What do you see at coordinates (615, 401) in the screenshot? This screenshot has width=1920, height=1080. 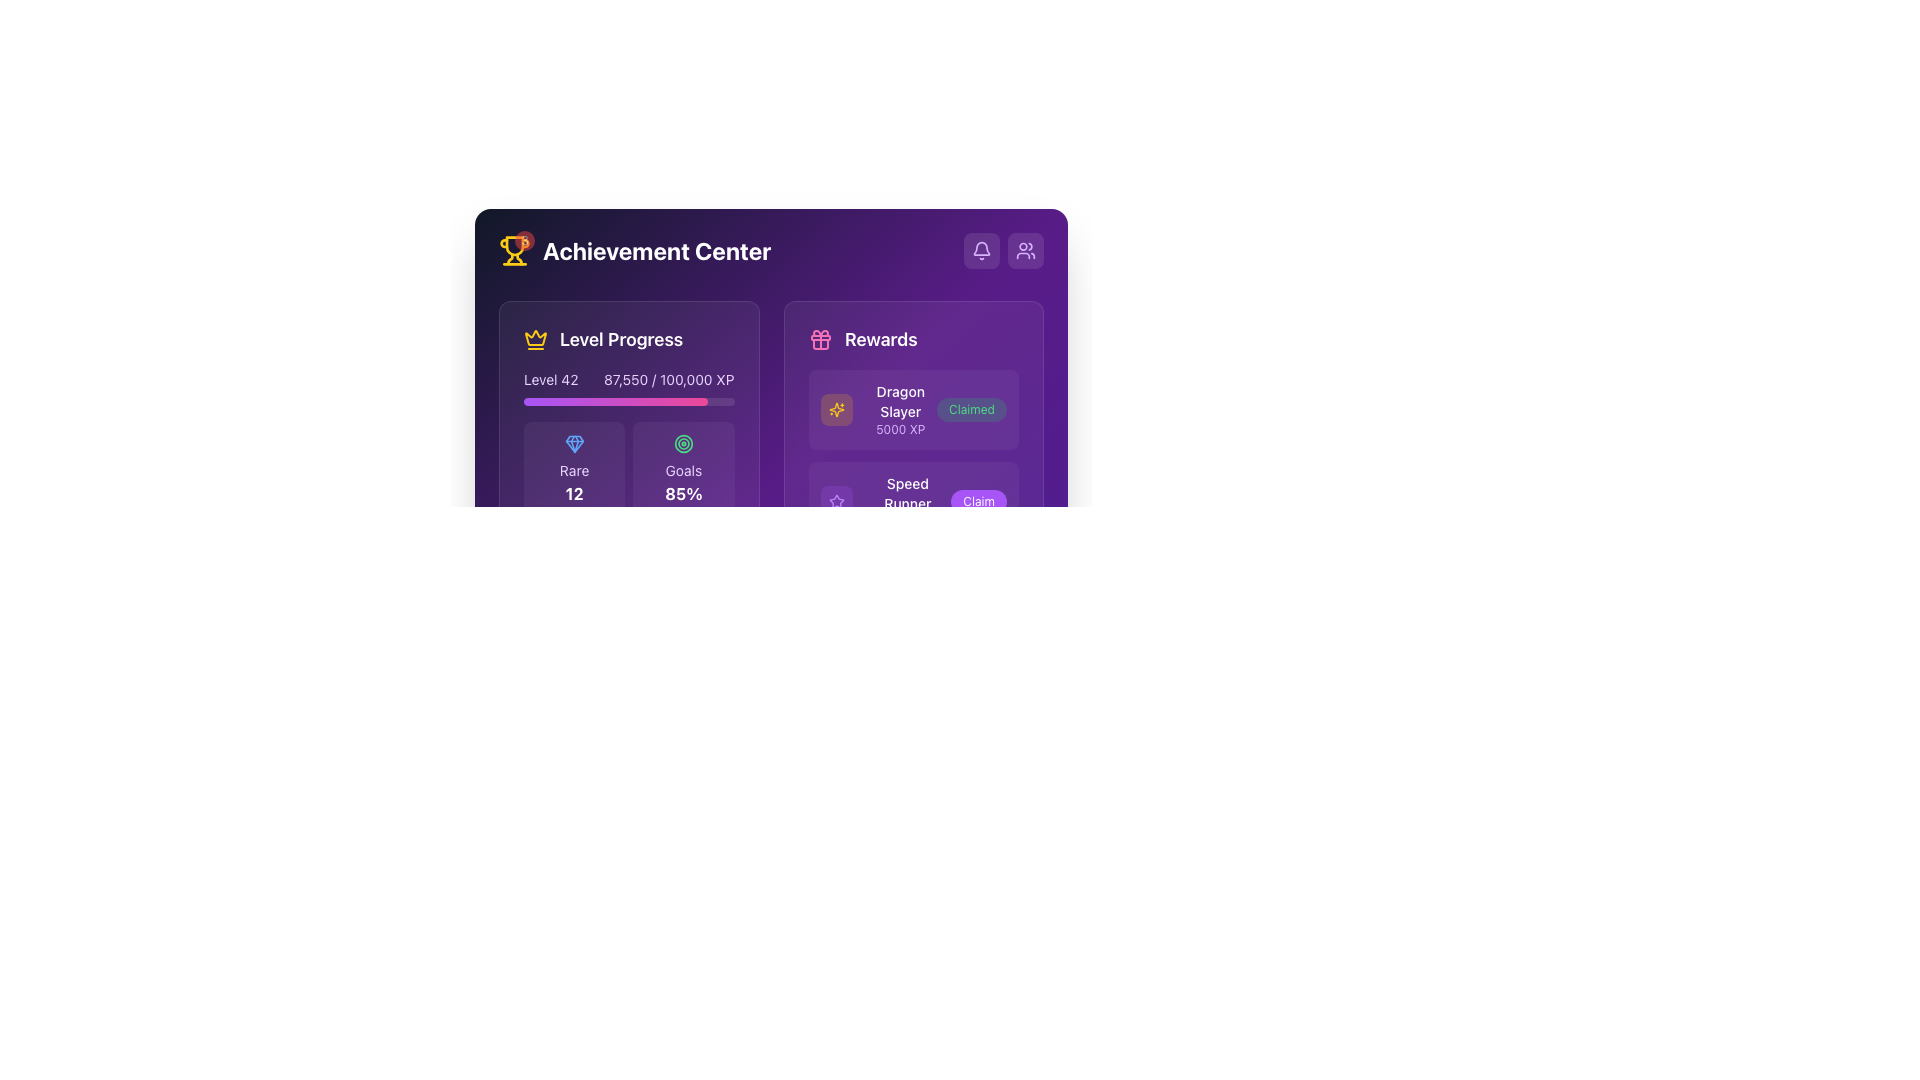 I see `the sleek, modern progress bar that transitions from purple to pink and has rounded ends` at bounding box center [615, 401].